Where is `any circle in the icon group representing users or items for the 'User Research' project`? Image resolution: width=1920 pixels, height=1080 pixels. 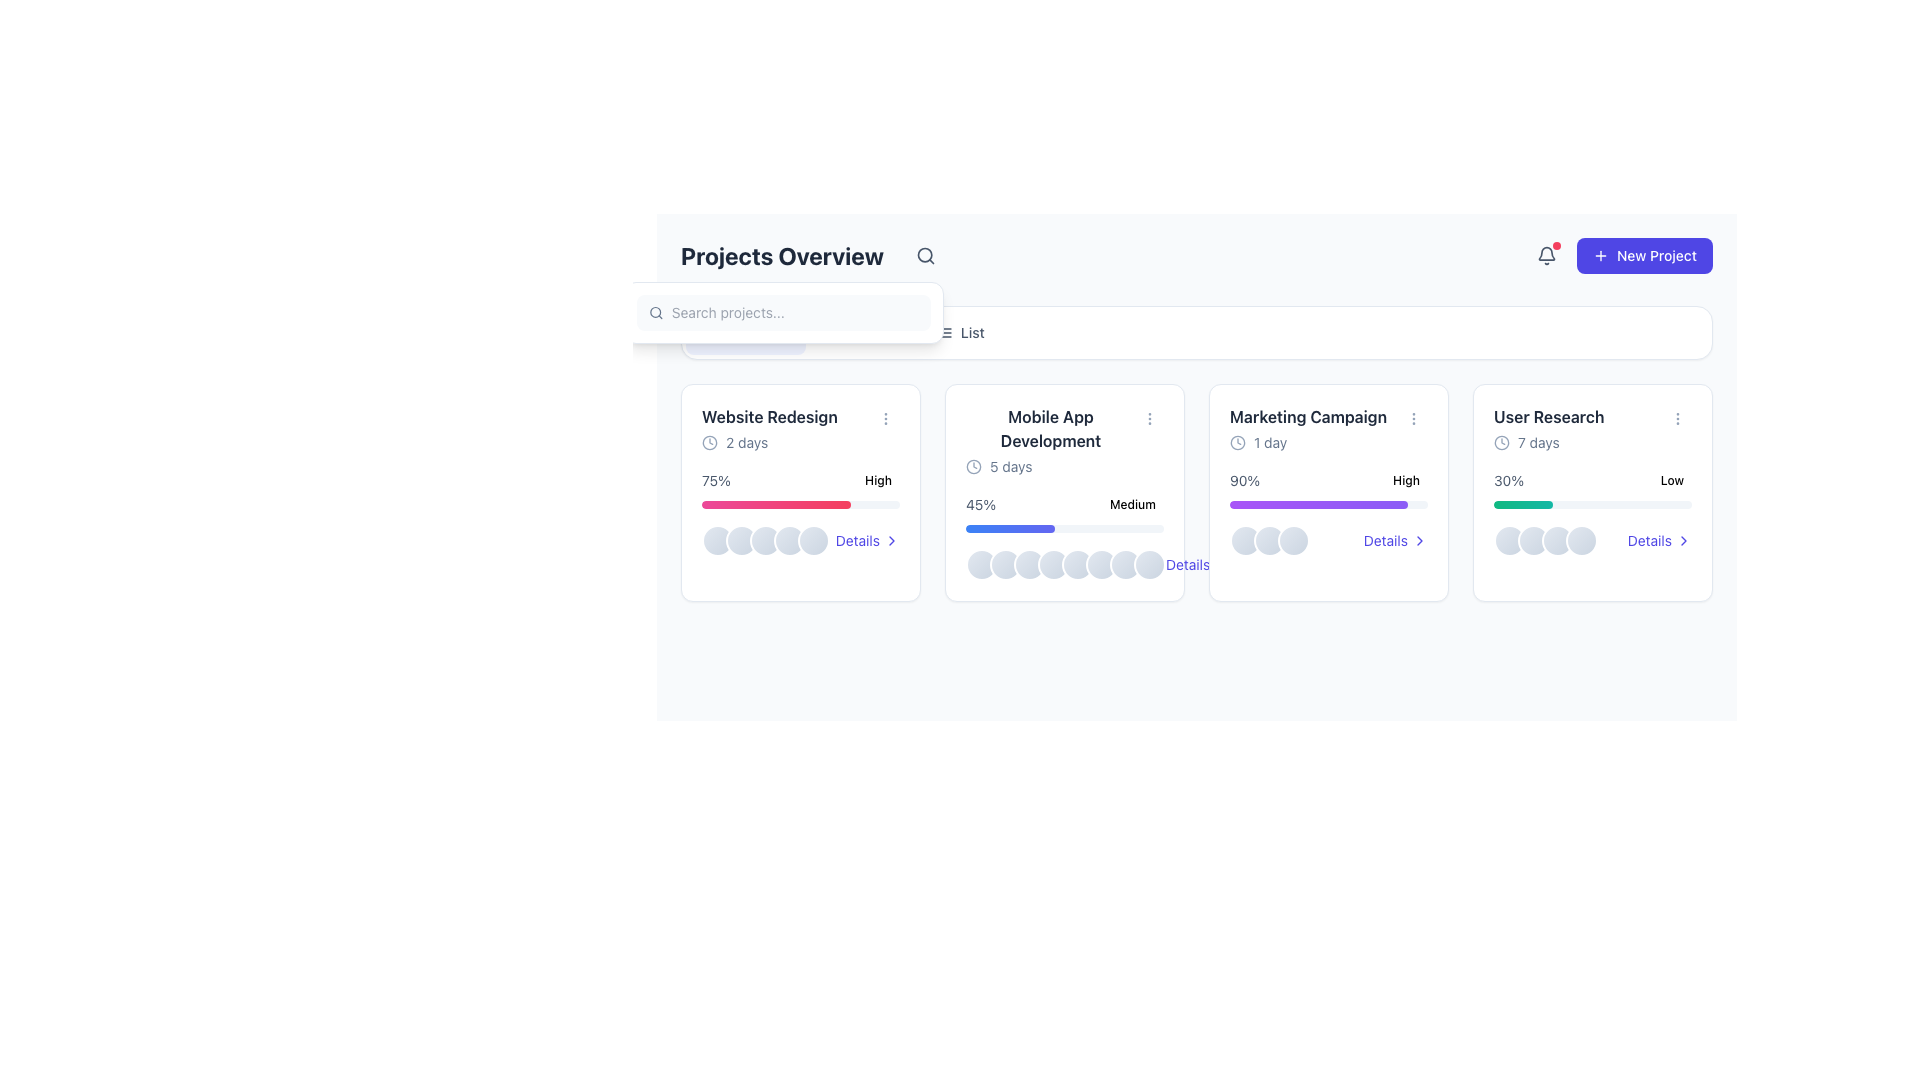 any circle in the icon group representing users or items for the 'User Research' project is located at coordinates (1544, 540).